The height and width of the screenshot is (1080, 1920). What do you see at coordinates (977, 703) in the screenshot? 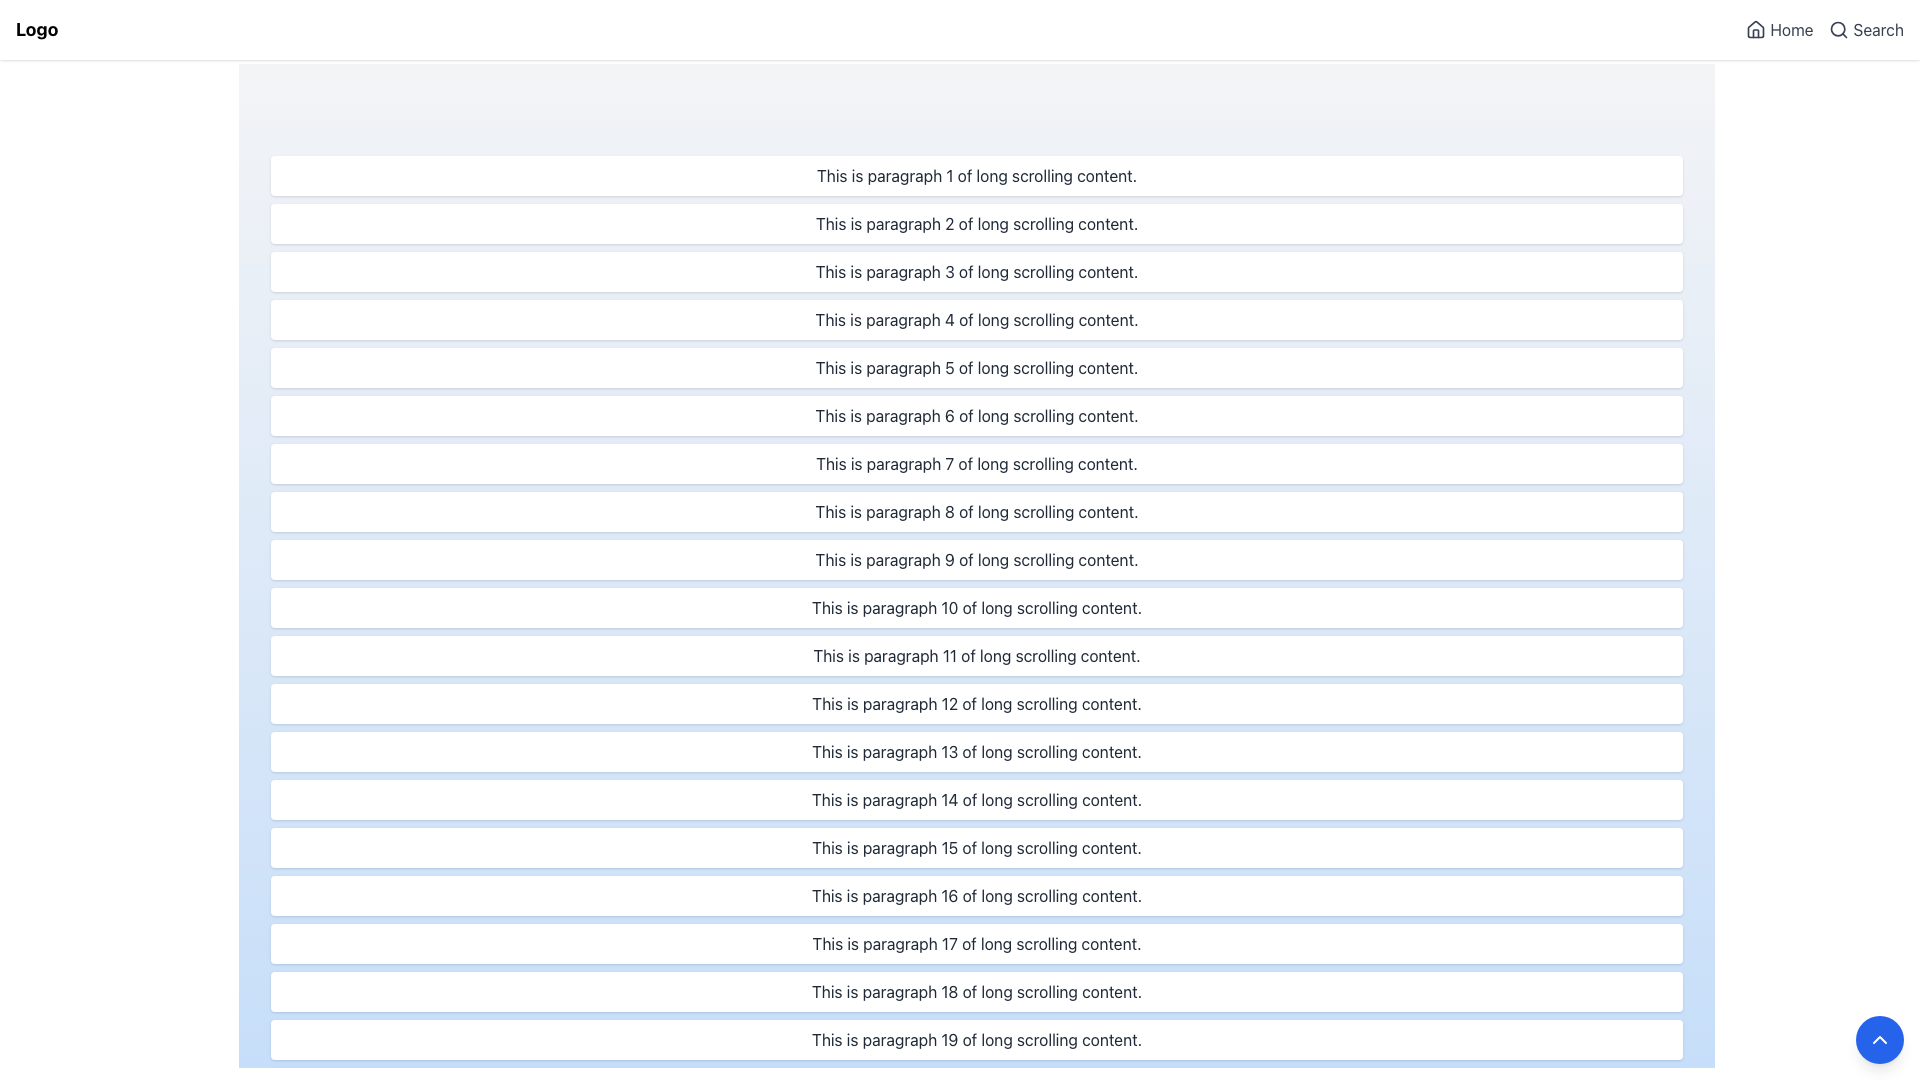
I see `text from the 12th paragraph component that contains the text 'This is paragraph 12 of long scrolling content.'` at bounding box center [977, 703].